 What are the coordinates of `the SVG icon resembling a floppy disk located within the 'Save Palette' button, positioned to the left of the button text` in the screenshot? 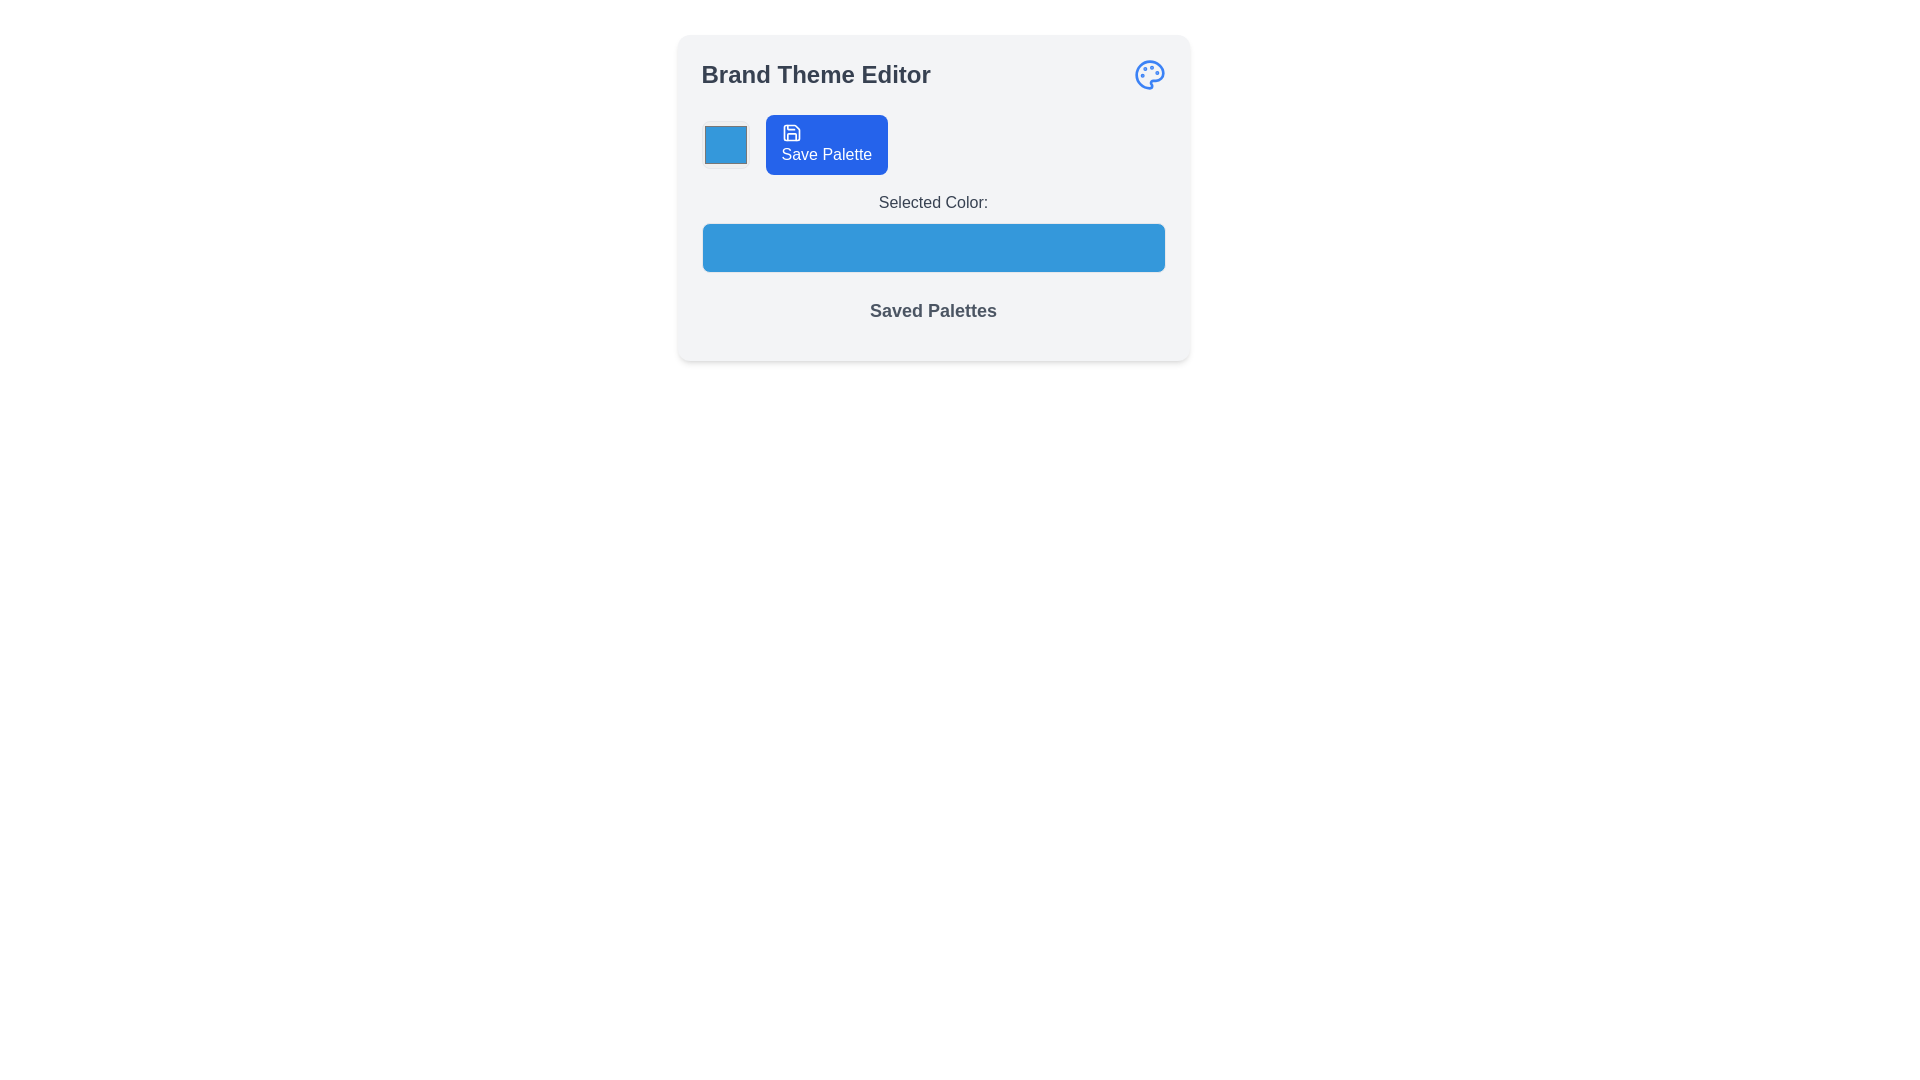 It's located at (790, 132).